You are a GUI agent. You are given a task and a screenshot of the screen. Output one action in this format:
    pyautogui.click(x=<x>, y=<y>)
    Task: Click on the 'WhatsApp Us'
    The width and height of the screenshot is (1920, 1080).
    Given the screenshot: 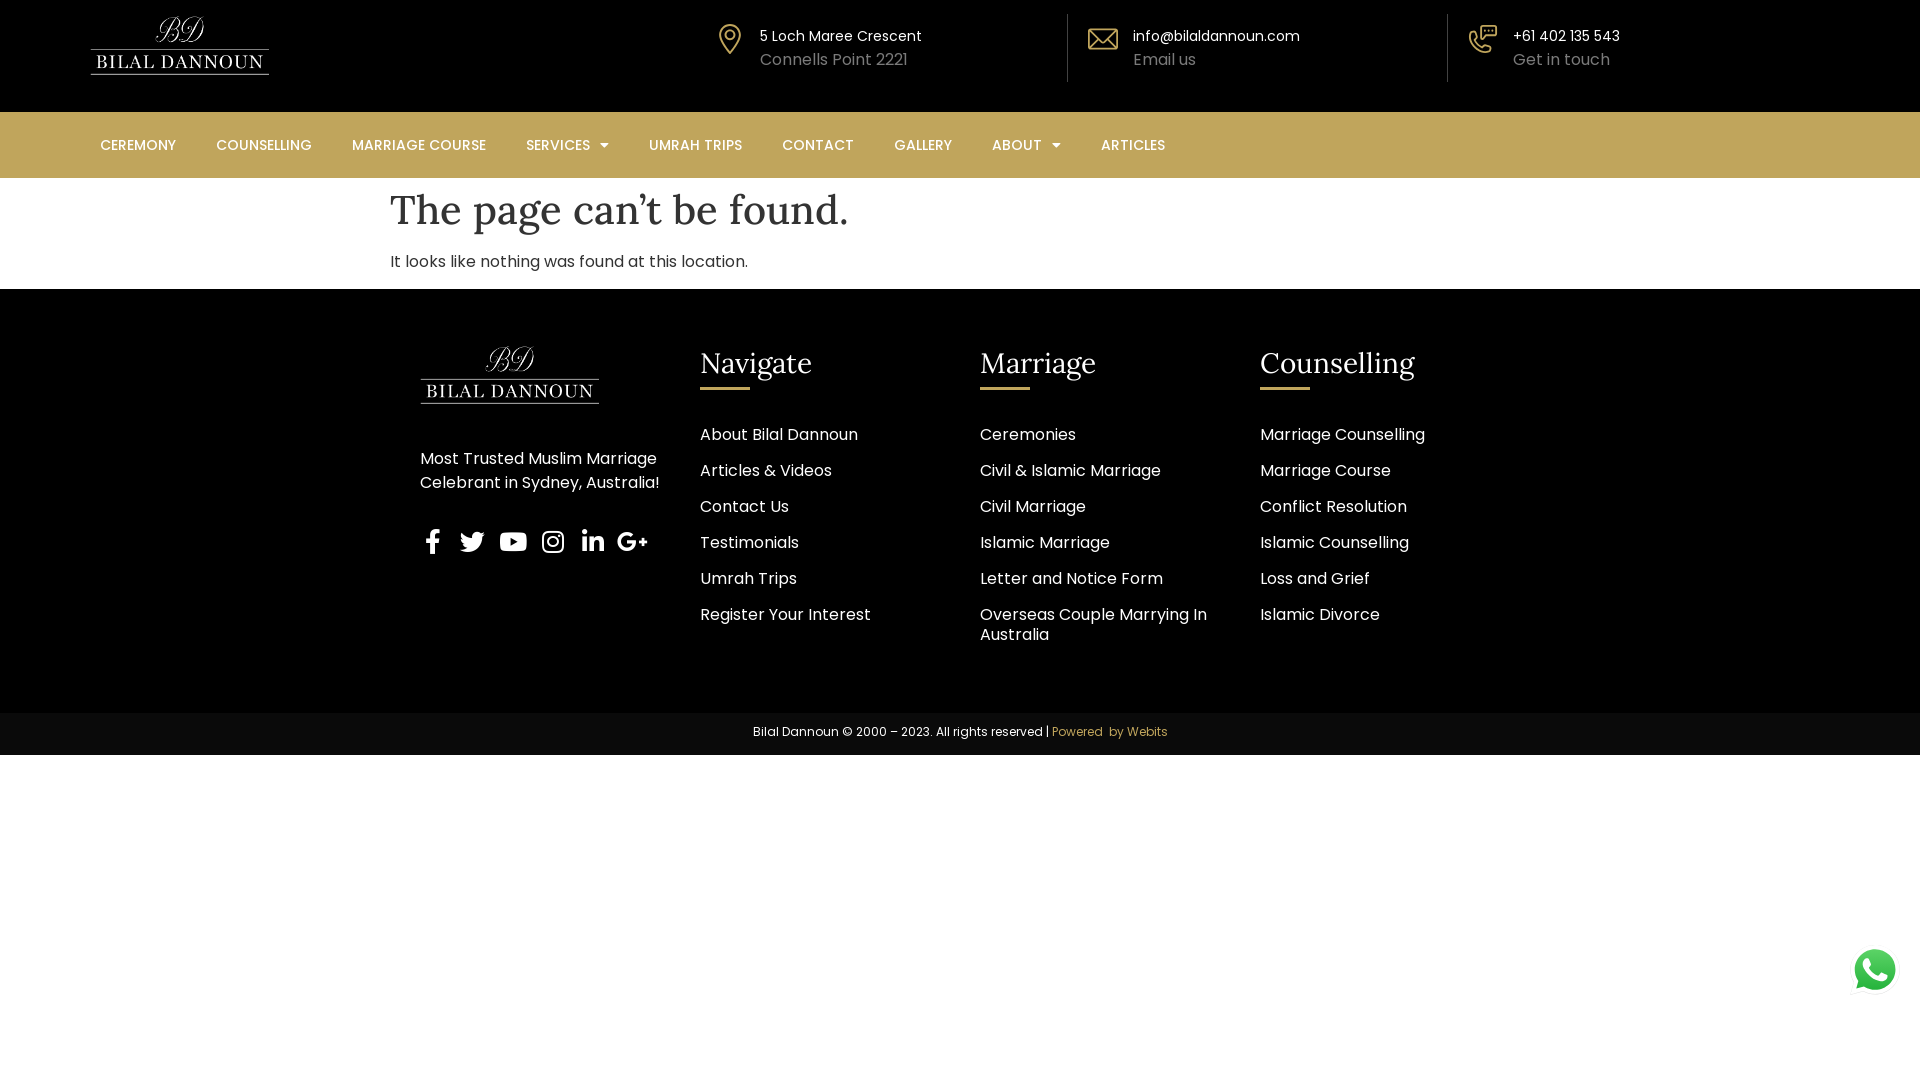 What is the action you would take?
    pyautogui.click(x=1848, y=968)
    